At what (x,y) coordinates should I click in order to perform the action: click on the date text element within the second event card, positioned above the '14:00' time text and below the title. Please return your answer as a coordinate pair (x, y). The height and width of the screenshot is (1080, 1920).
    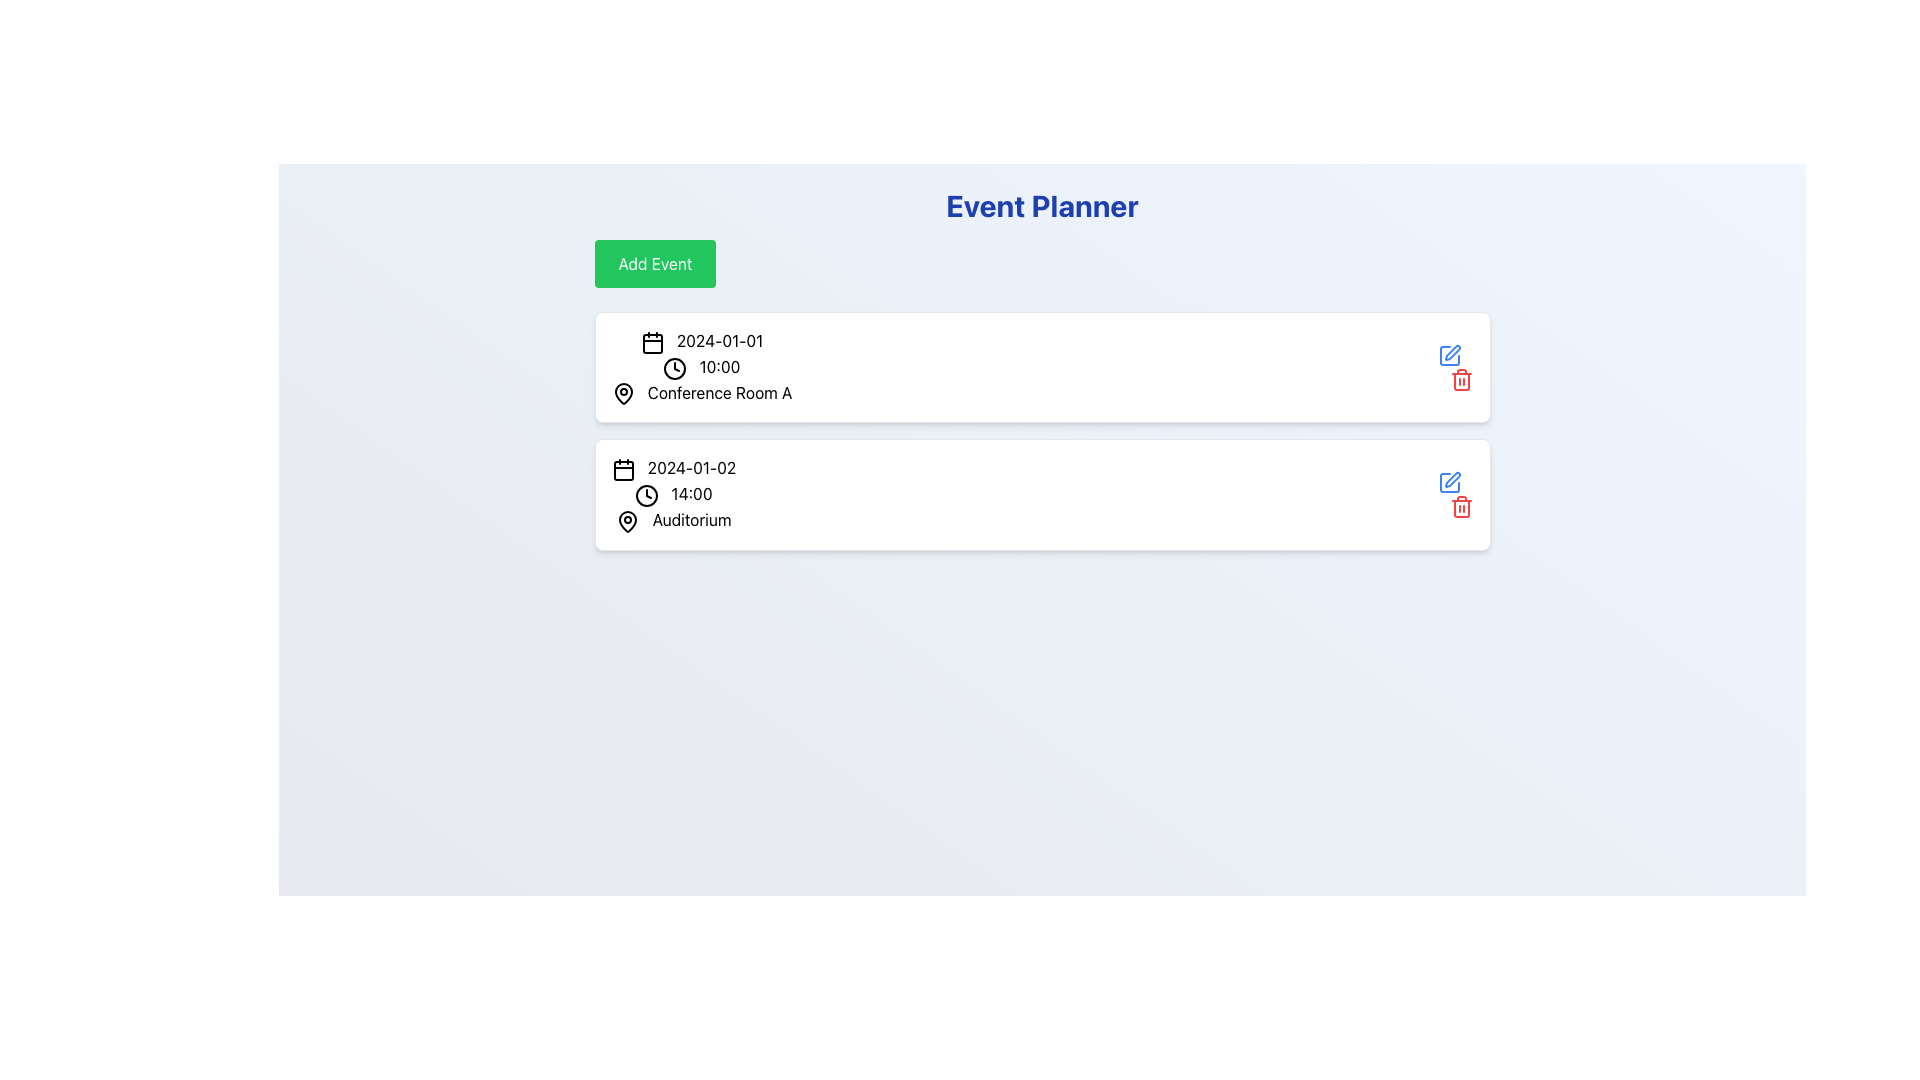
    Looking at the image, I should click on (673, 469).